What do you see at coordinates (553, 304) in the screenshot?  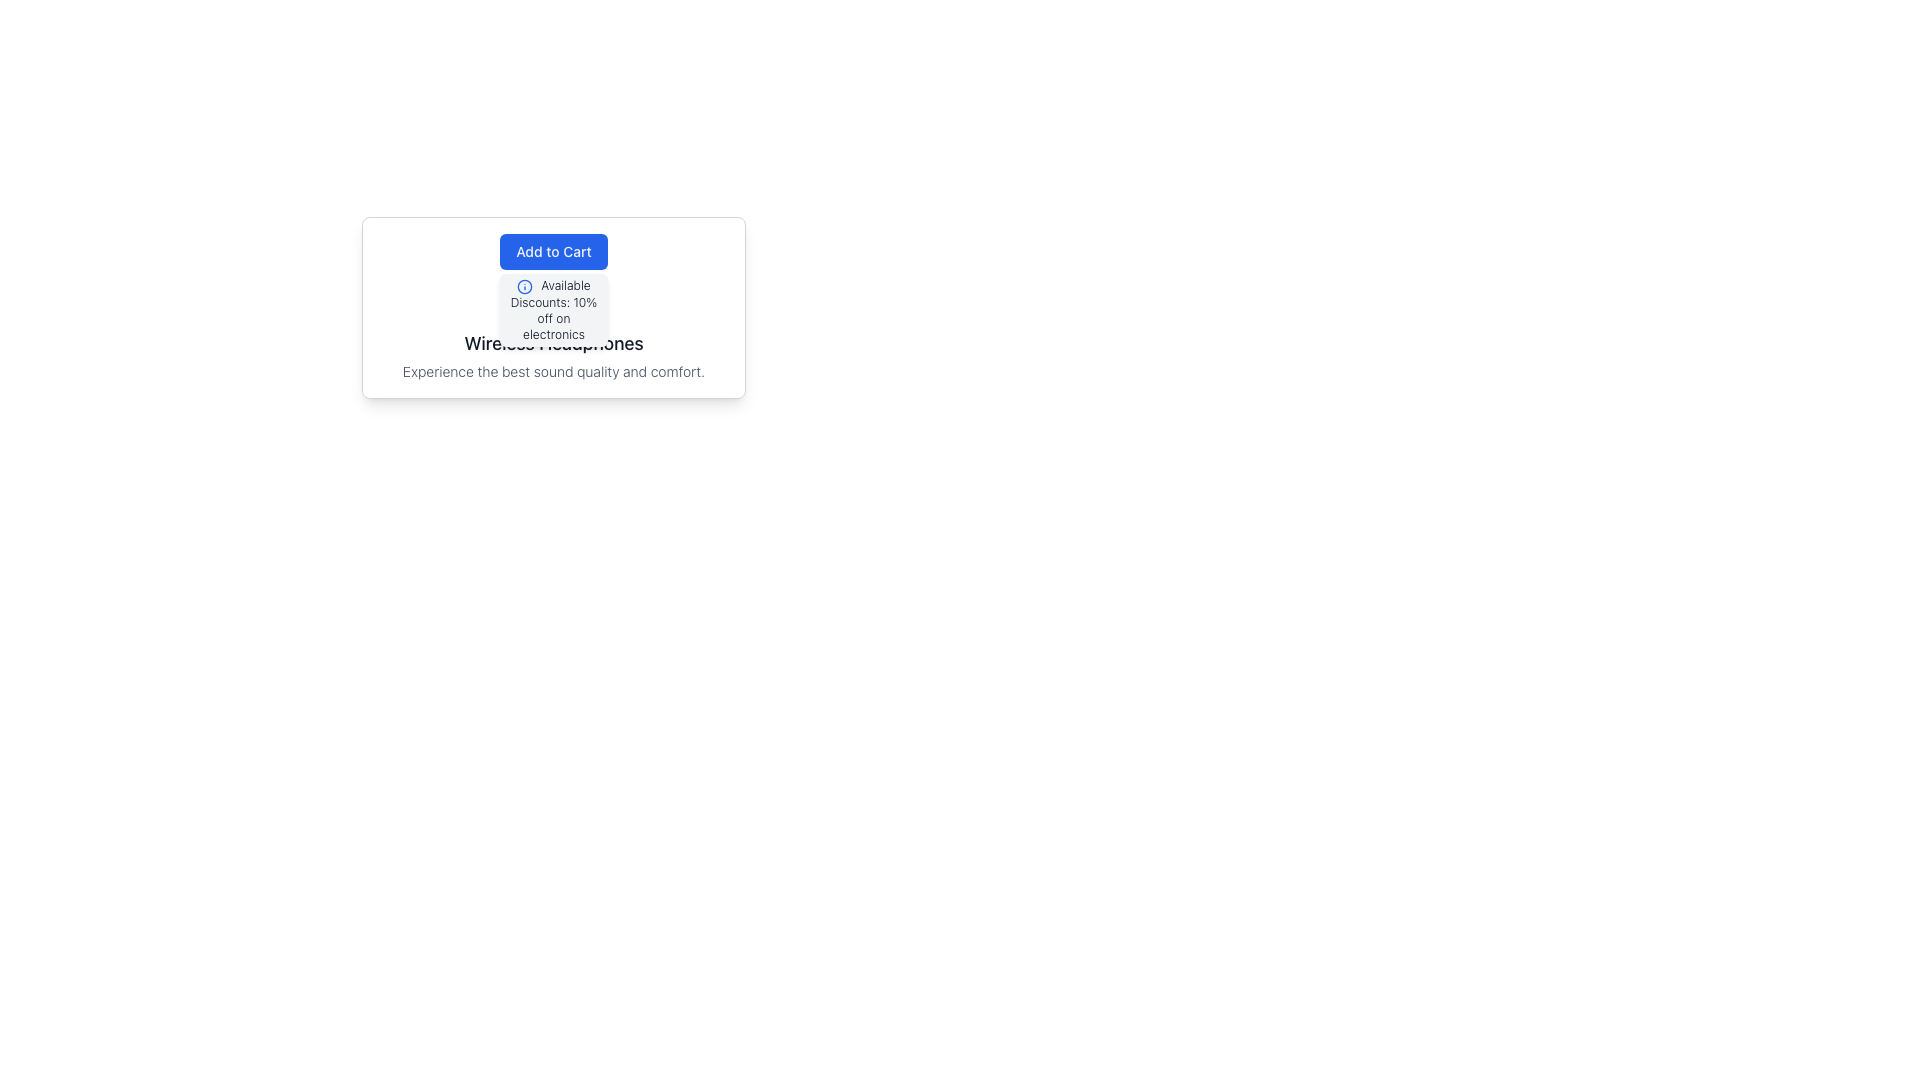 I see `the shopping cart icon located above the 'Wireless Headphones' text, which has a transparent background and gray stroke color` at bounding box center [553, 304].